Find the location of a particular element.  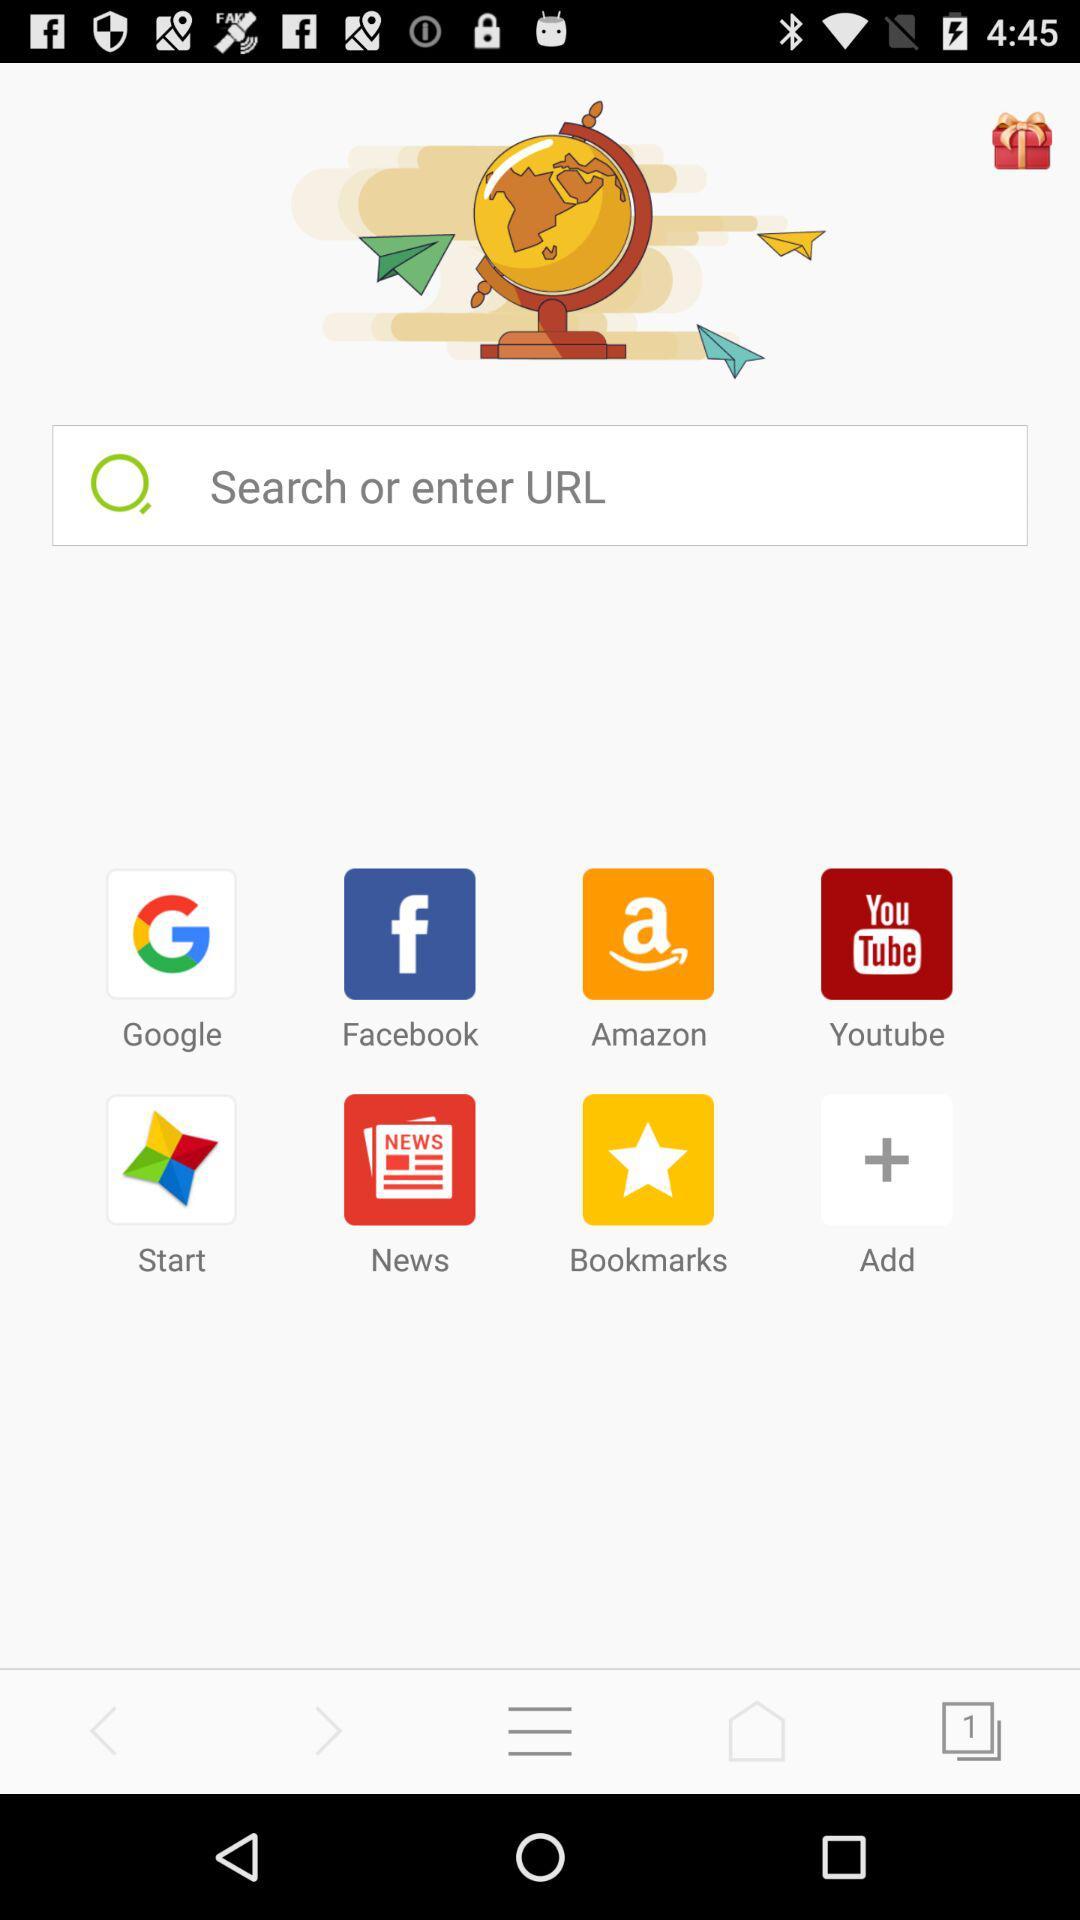

use search bar is located at coordinates (616, 485).